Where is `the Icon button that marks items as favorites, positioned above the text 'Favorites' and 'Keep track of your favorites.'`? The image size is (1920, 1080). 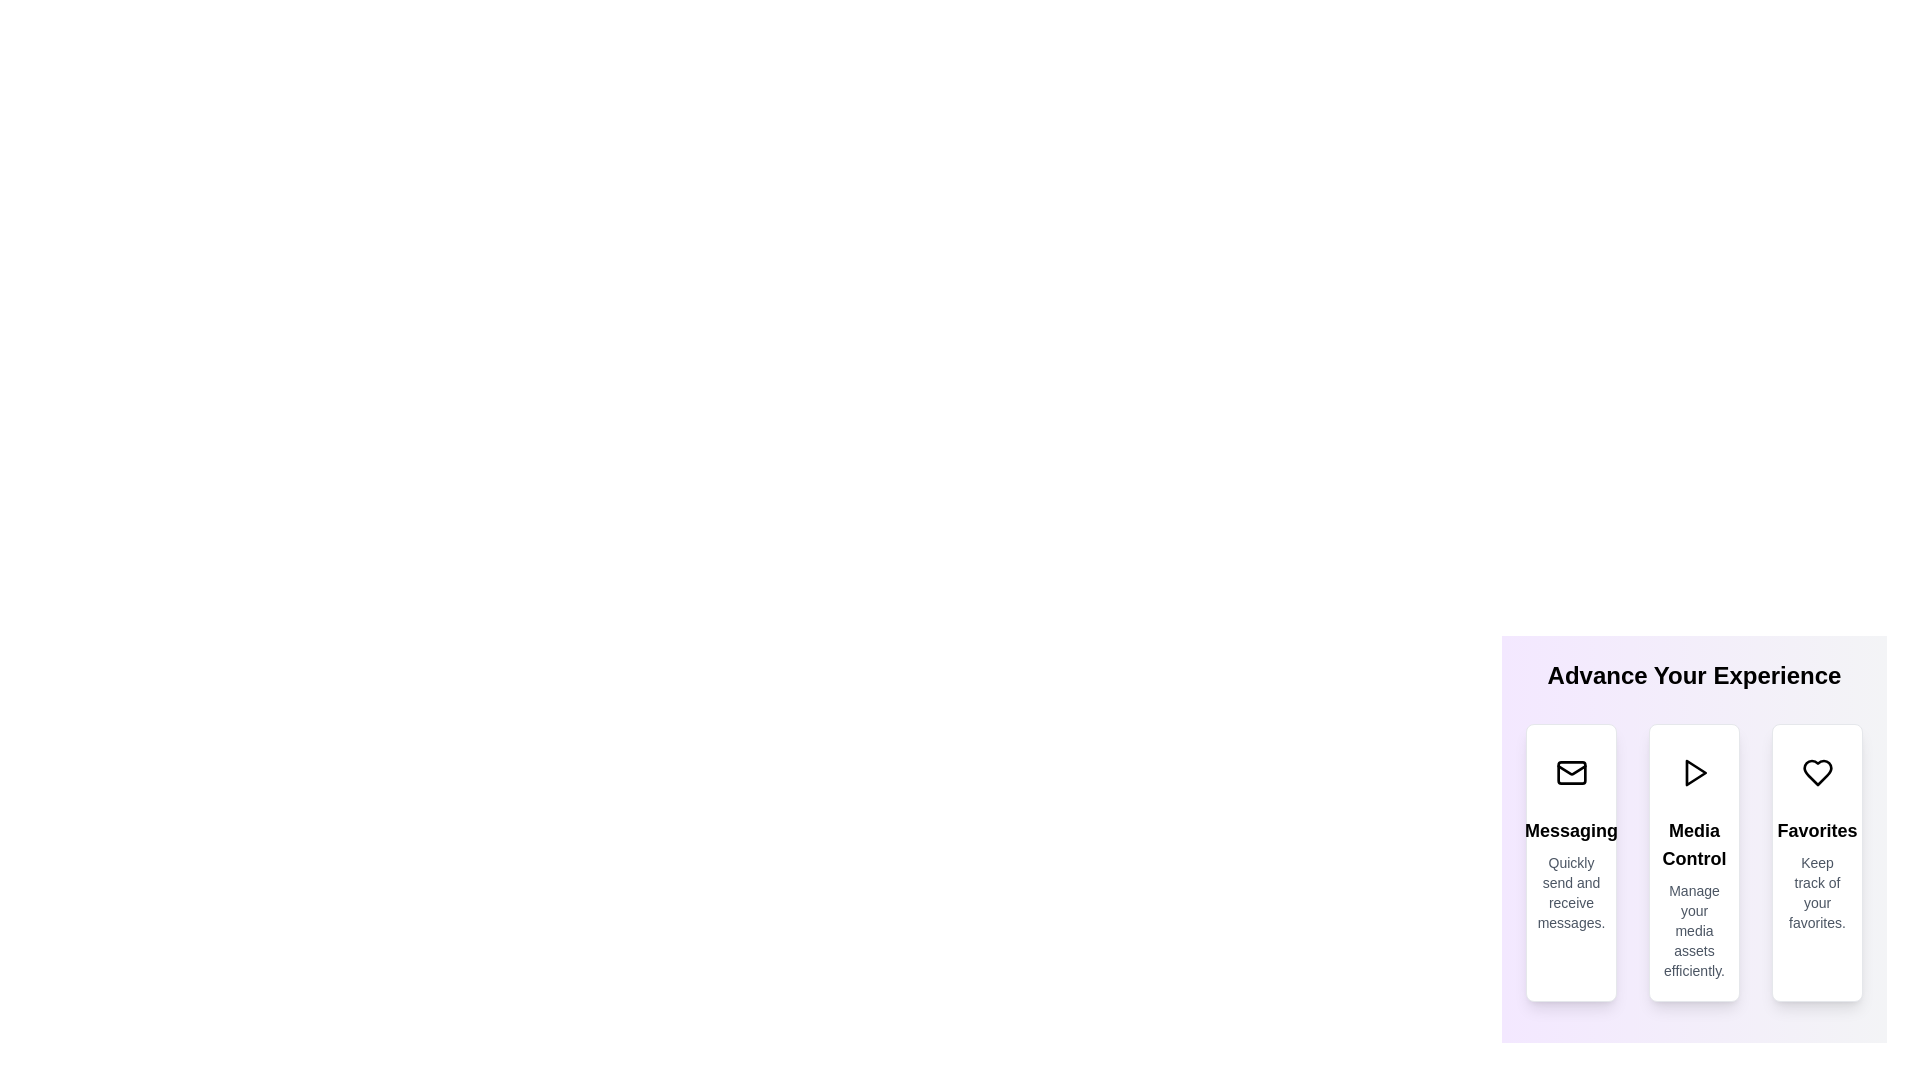
the Icon button that marks items as favorites, positioned above the text 'Favorites' and 'Keep track of your favorites.' is located at coordinates (1817, 771).